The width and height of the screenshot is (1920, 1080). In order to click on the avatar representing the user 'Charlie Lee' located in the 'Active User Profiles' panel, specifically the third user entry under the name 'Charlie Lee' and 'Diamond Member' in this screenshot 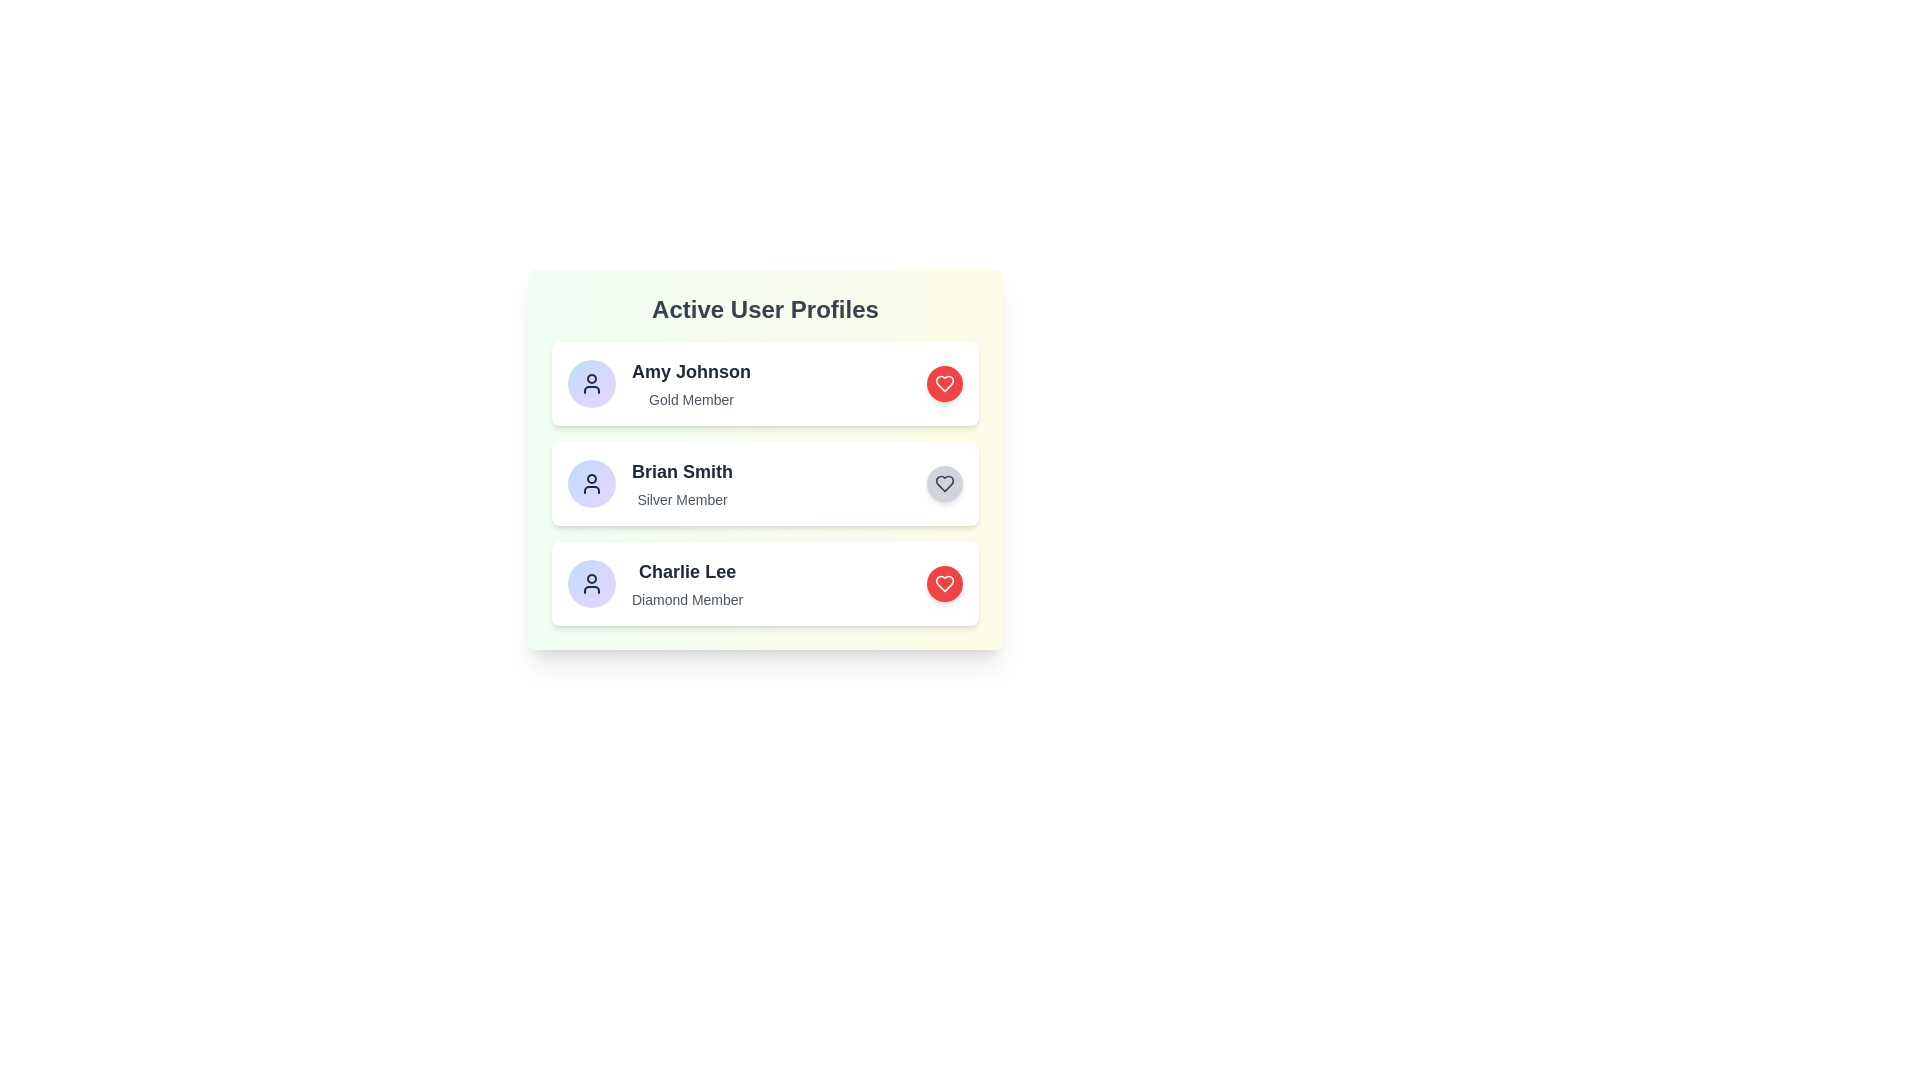, I will do `click(590, 583)`.